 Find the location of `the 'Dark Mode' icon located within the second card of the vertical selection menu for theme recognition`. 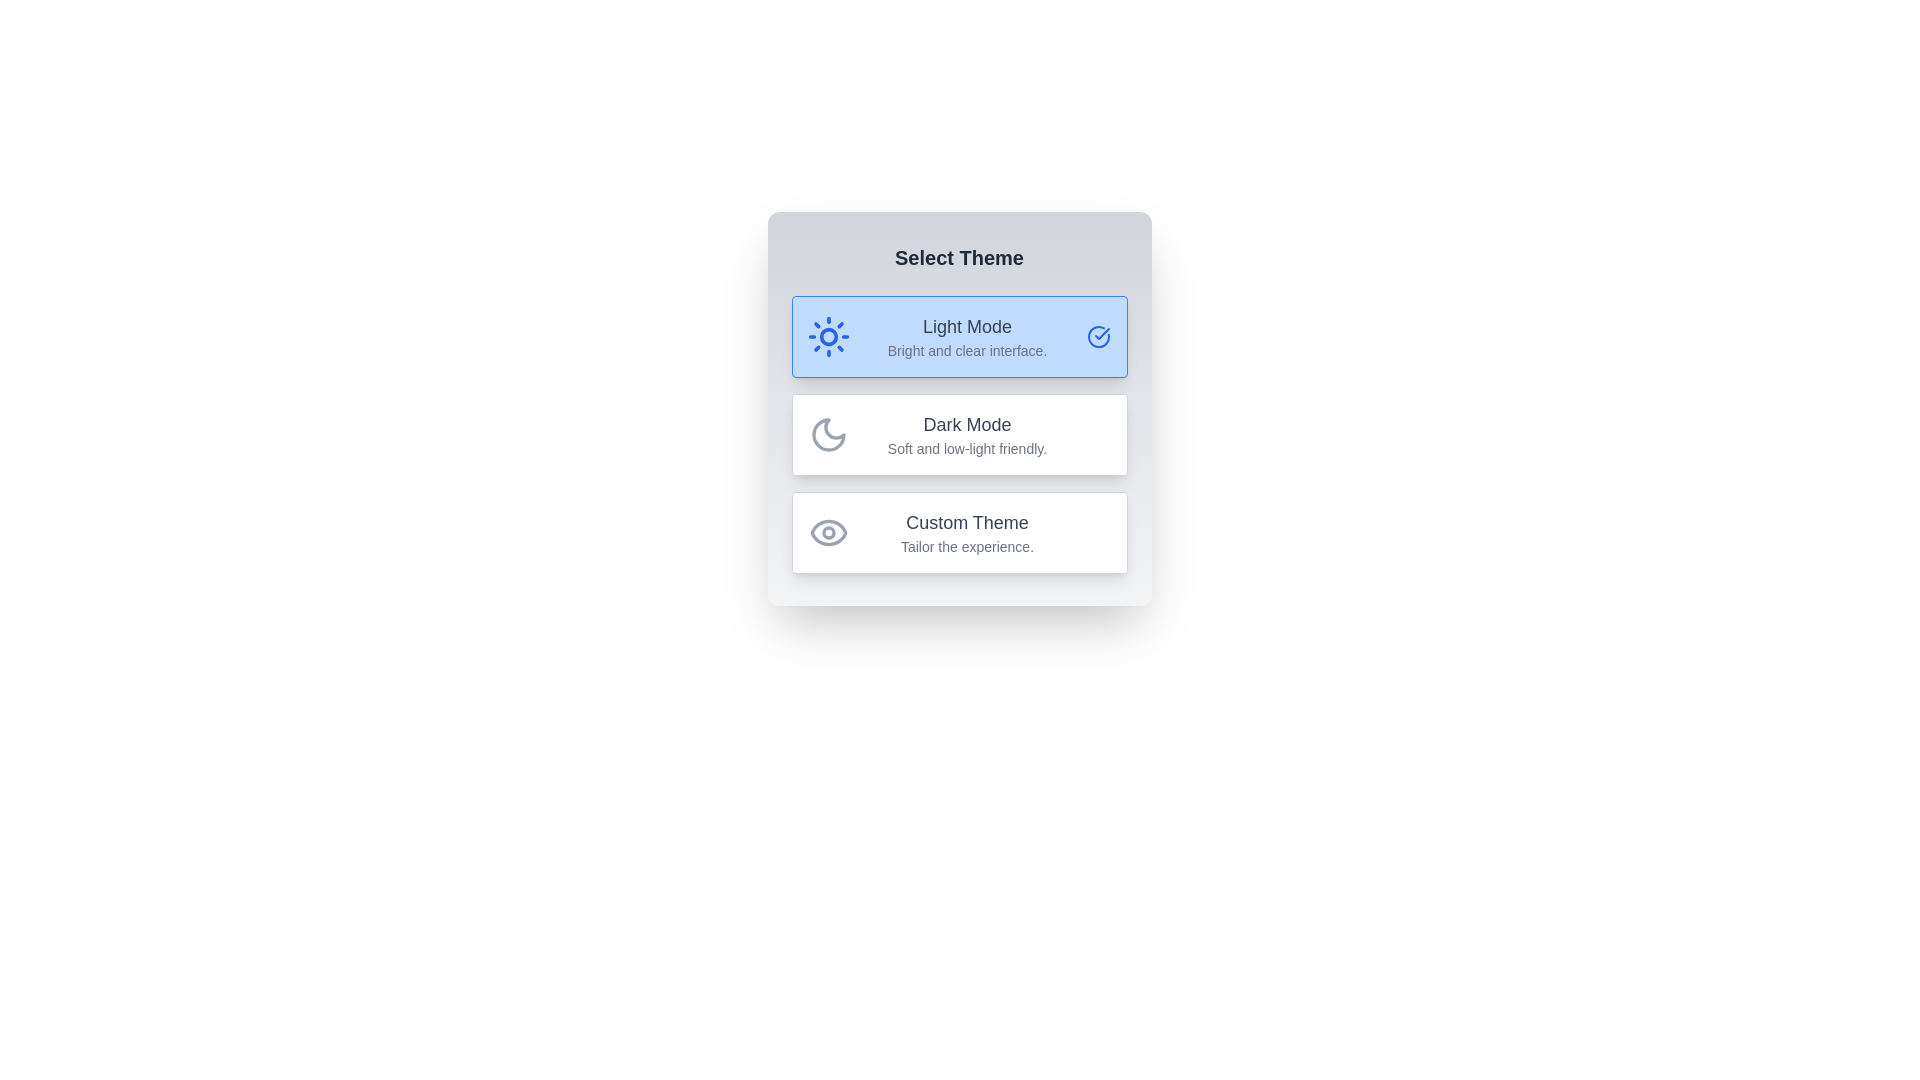

the 'Dark Mode' icon located within the second card of the vertical selection menu for theme recognition is located at coordinates (828, 434).